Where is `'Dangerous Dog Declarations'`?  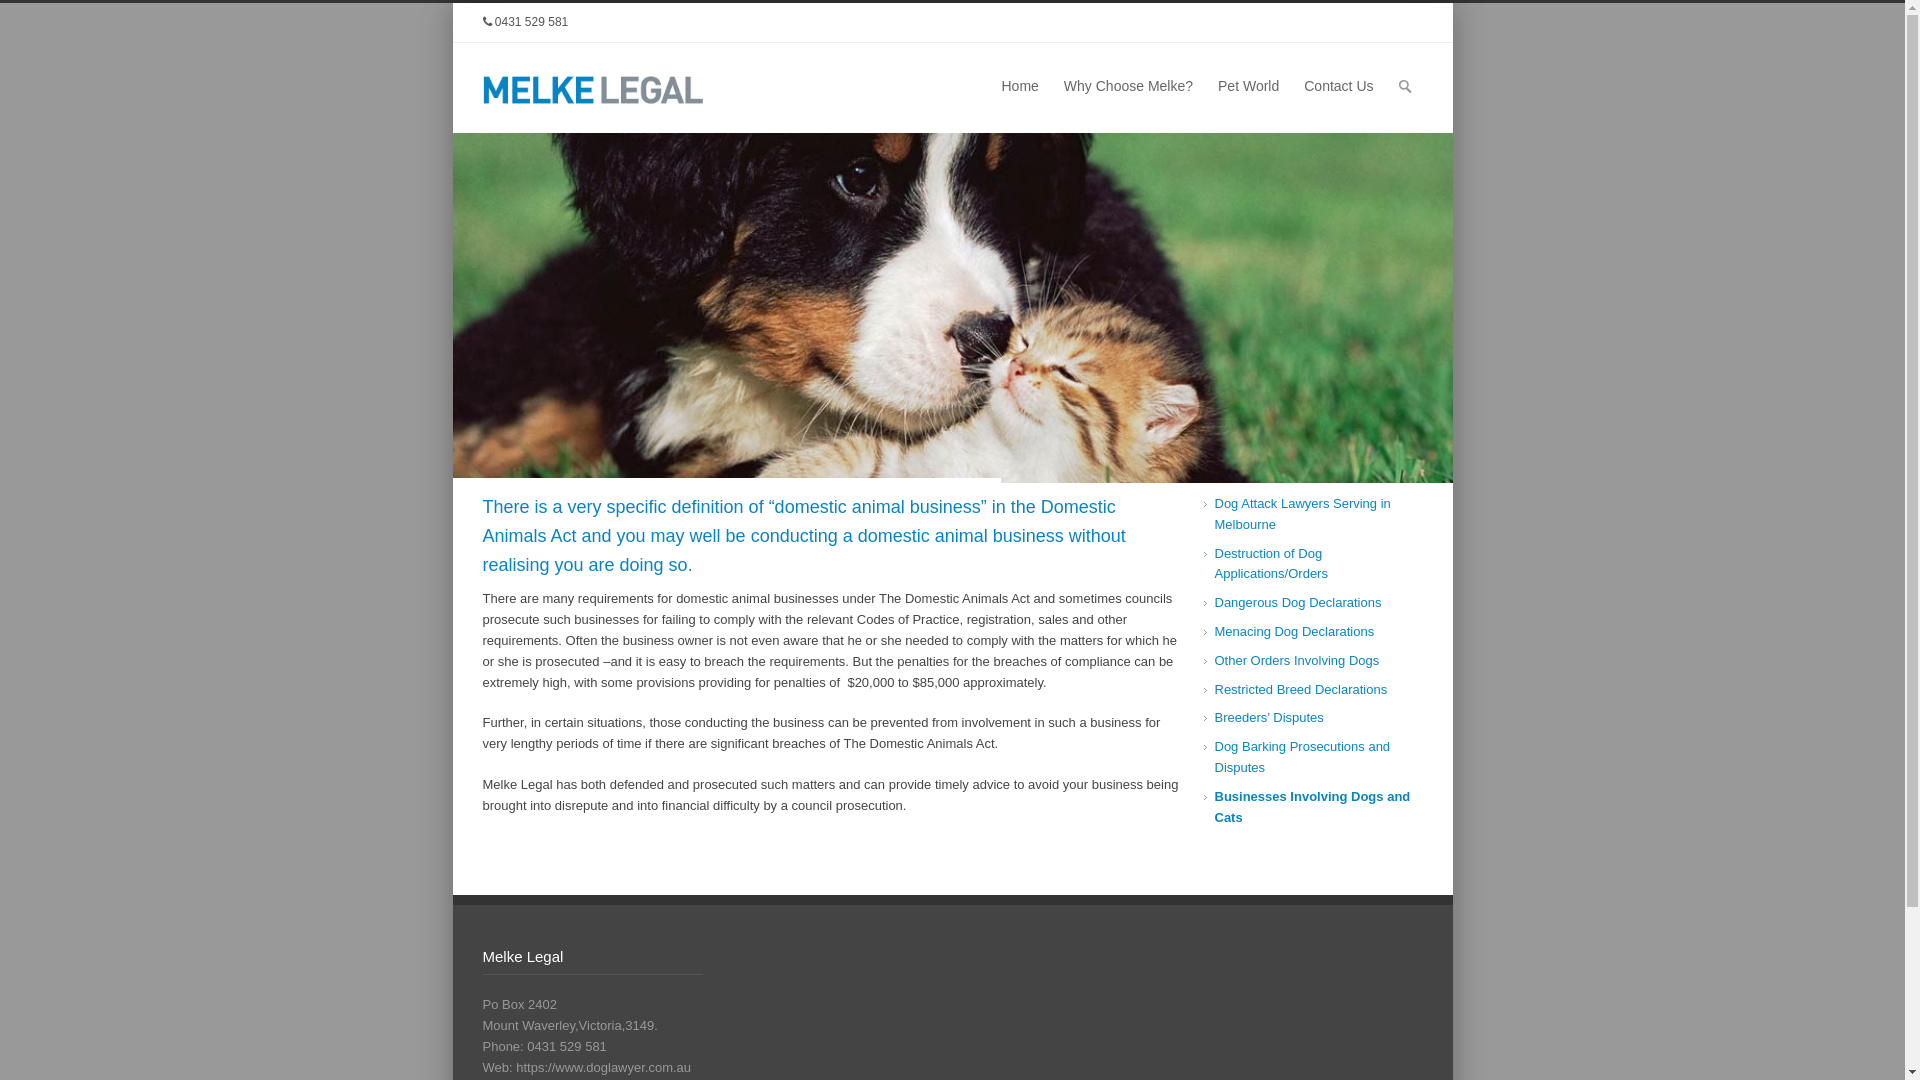 'Dangerous Dog Declarations' is located at coordinates (1297, 601).